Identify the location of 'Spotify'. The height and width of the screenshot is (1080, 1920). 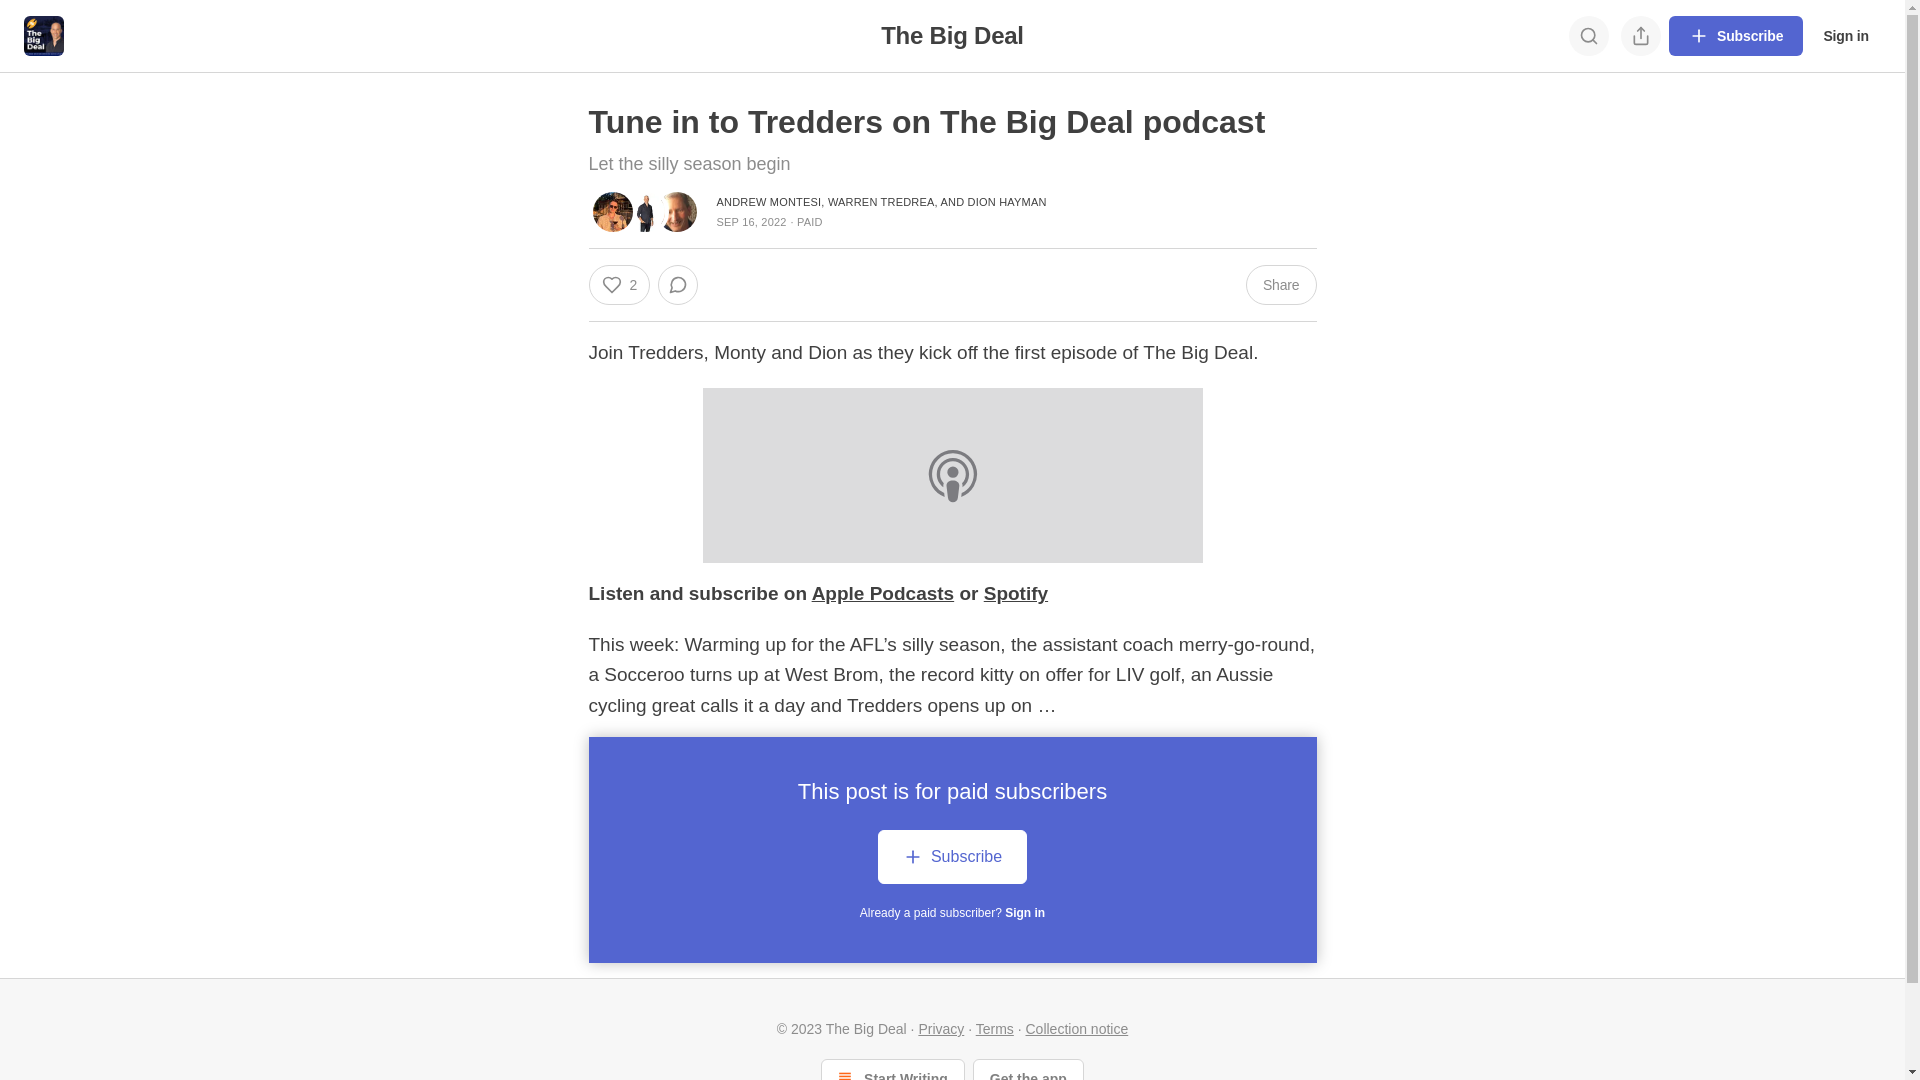
(1016, 592).